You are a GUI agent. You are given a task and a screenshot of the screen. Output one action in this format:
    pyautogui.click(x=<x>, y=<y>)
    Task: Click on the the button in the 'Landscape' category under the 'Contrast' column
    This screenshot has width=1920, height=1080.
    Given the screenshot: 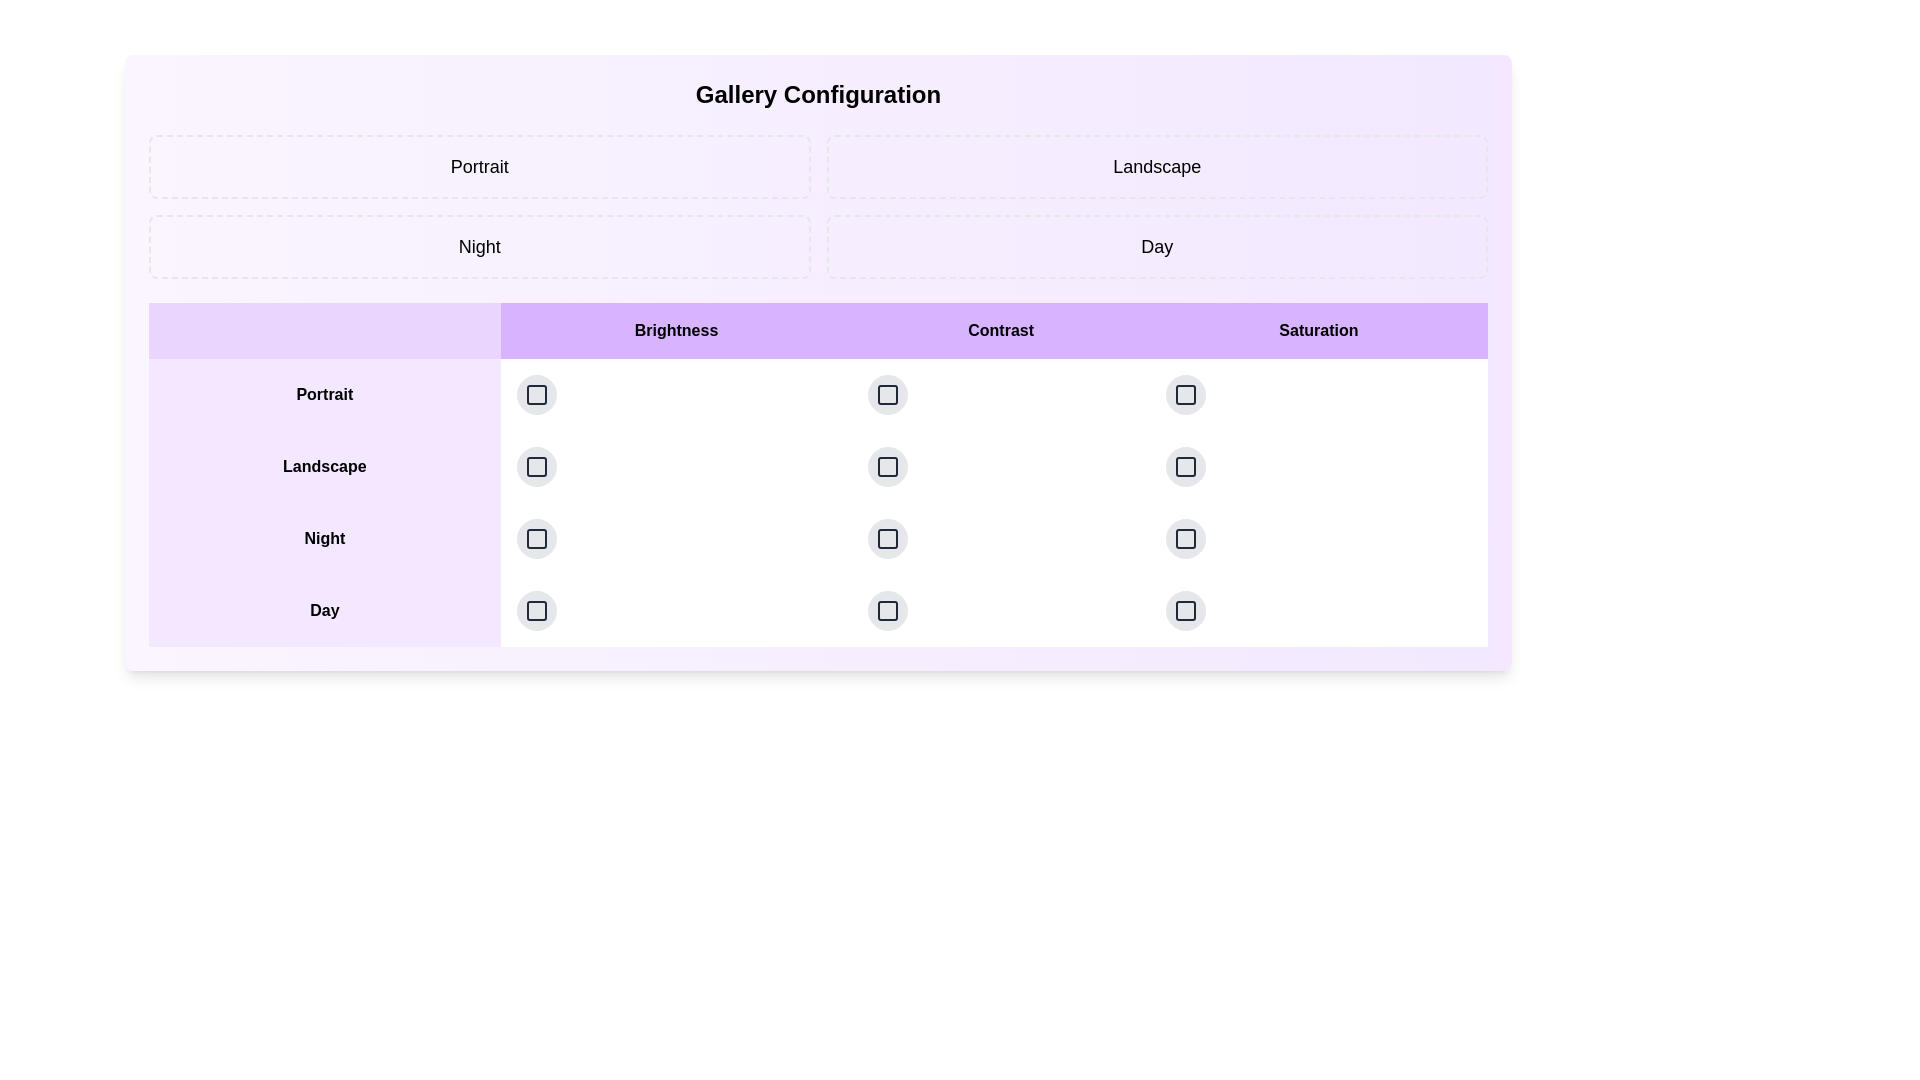 What is the action you would take?
    pyautogui.click(x=1001, y=466)
    